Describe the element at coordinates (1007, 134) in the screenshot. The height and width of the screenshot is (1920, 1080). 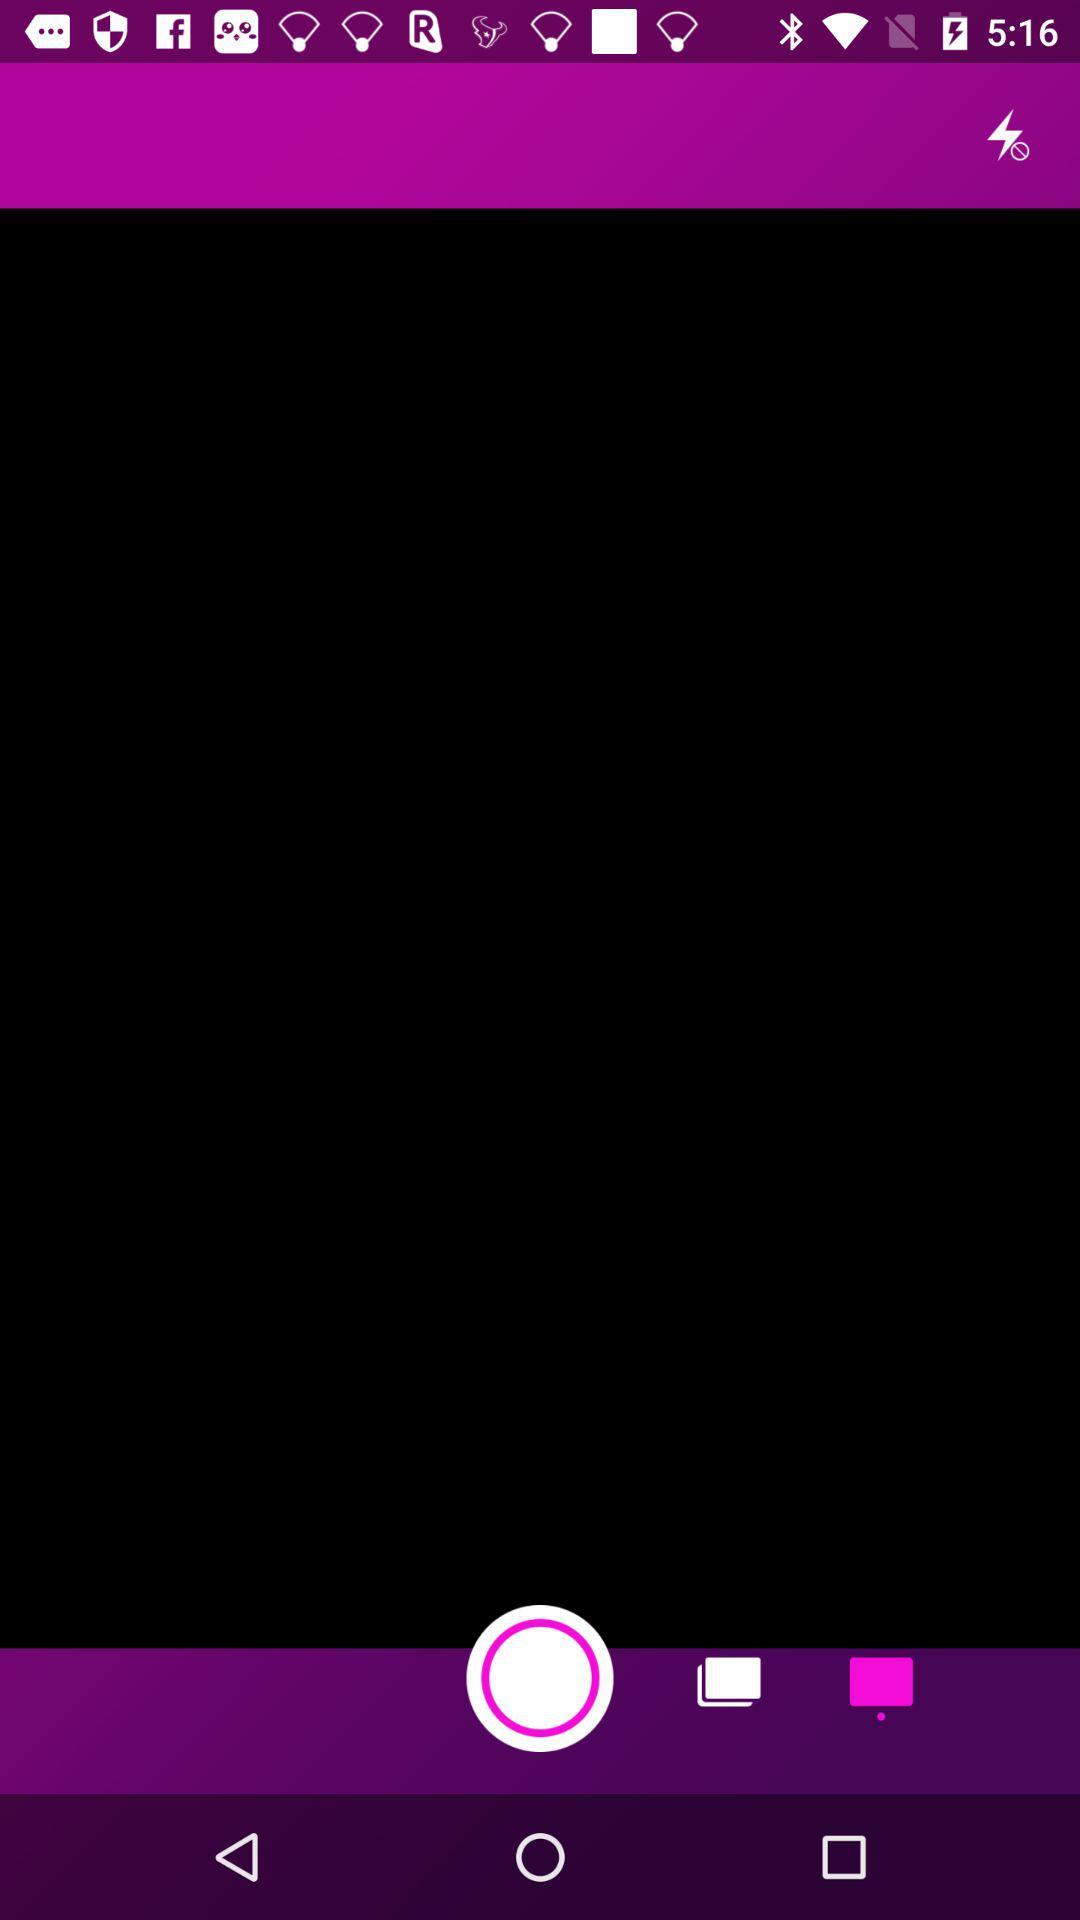
I see `the flash icon` at that location.